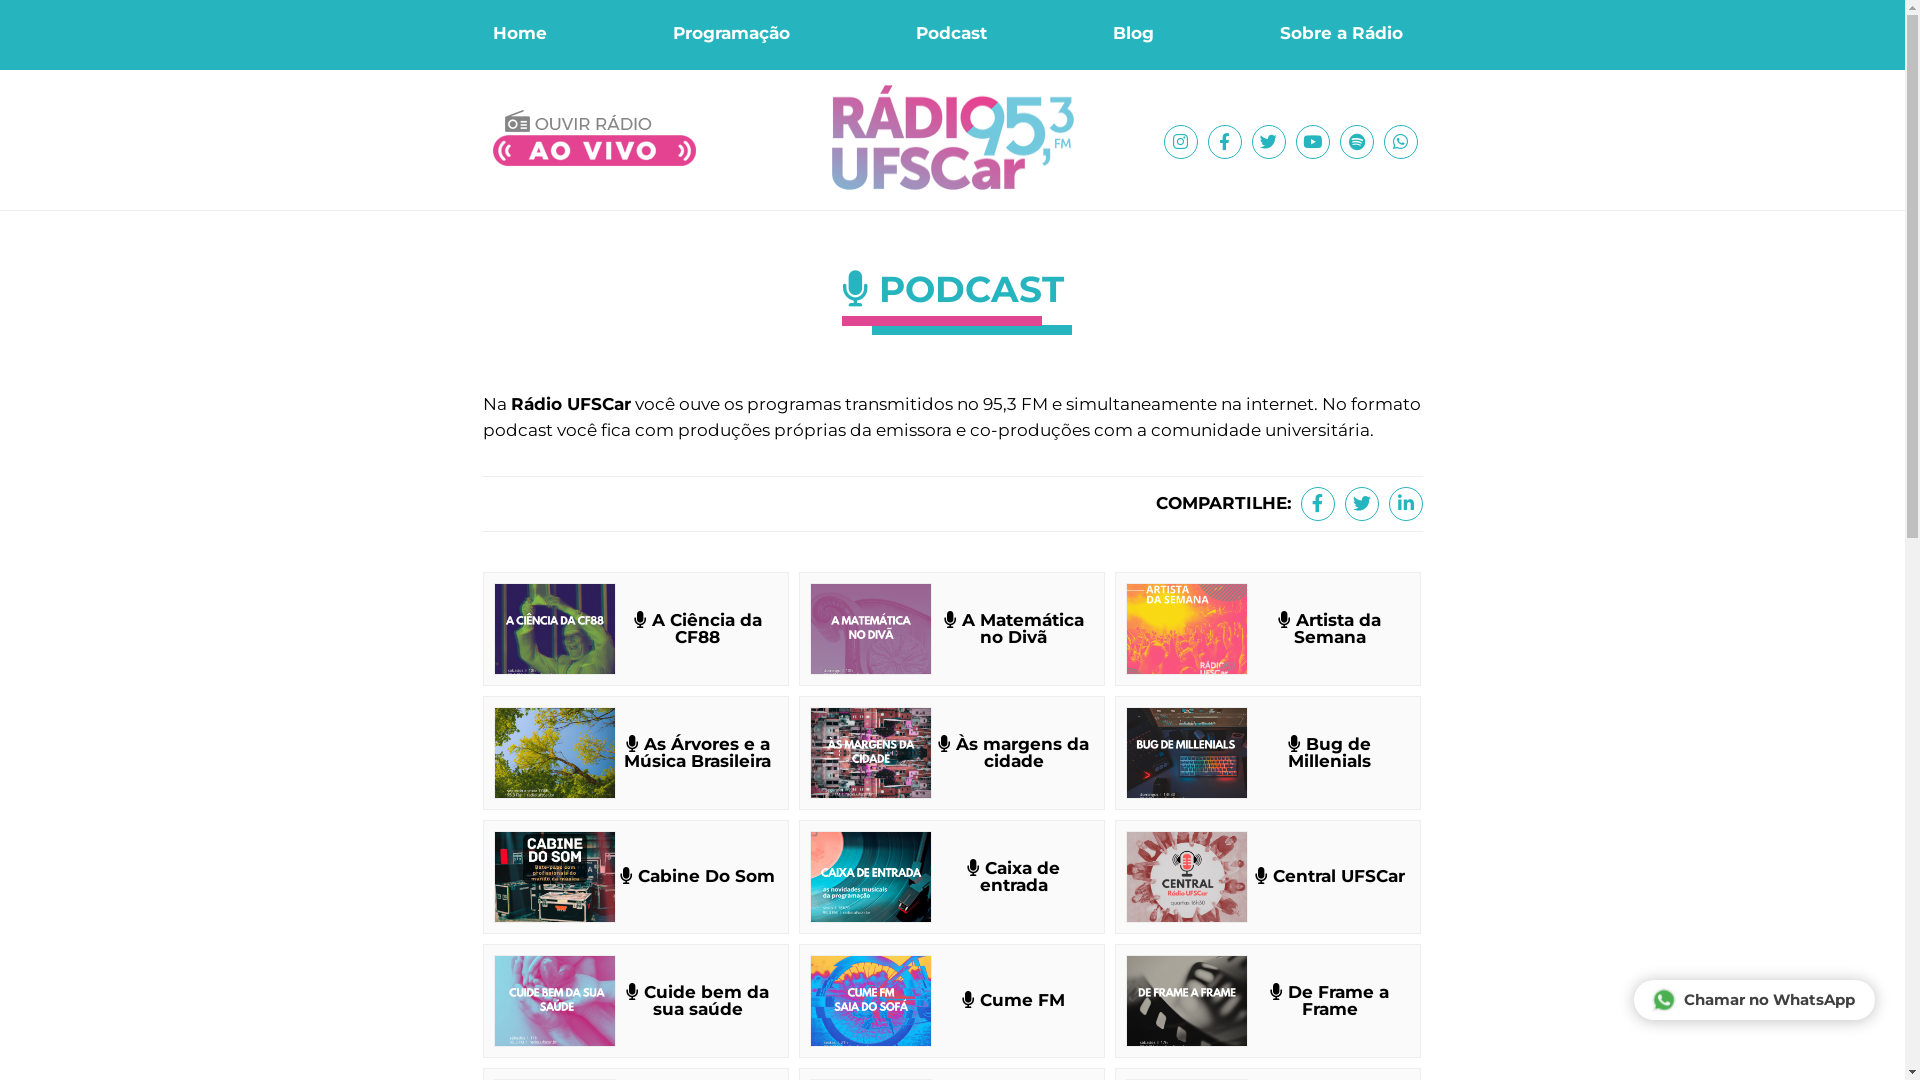 Image resolution: width=1920 pixels, height=1080 pixels. I want to click on 'Bug de Millenials', so click(1266, 752).